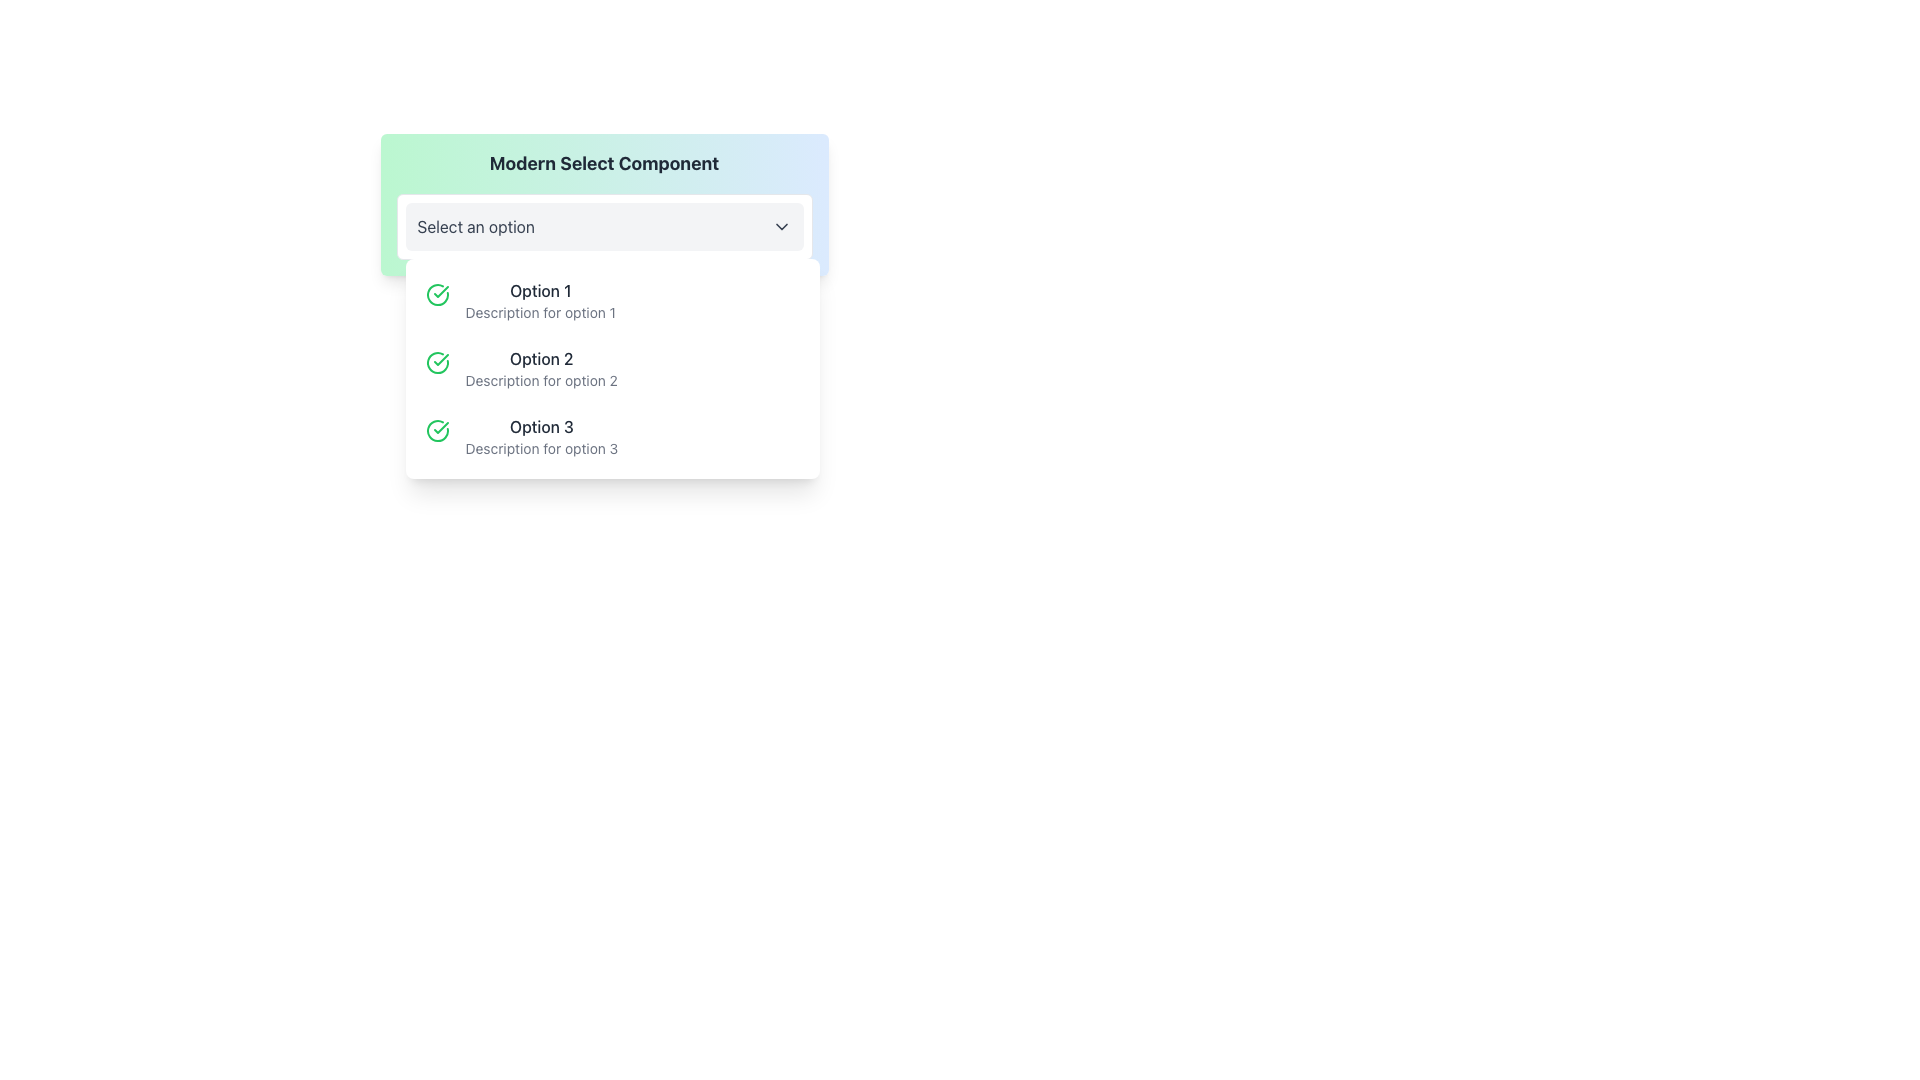  What do you see at coordinates (611, 369) in the screenshot?
I see `the second option in the dropdown list titled 'Option 2' with the description 'Description for option 2'` at bounding box center [611, 369].